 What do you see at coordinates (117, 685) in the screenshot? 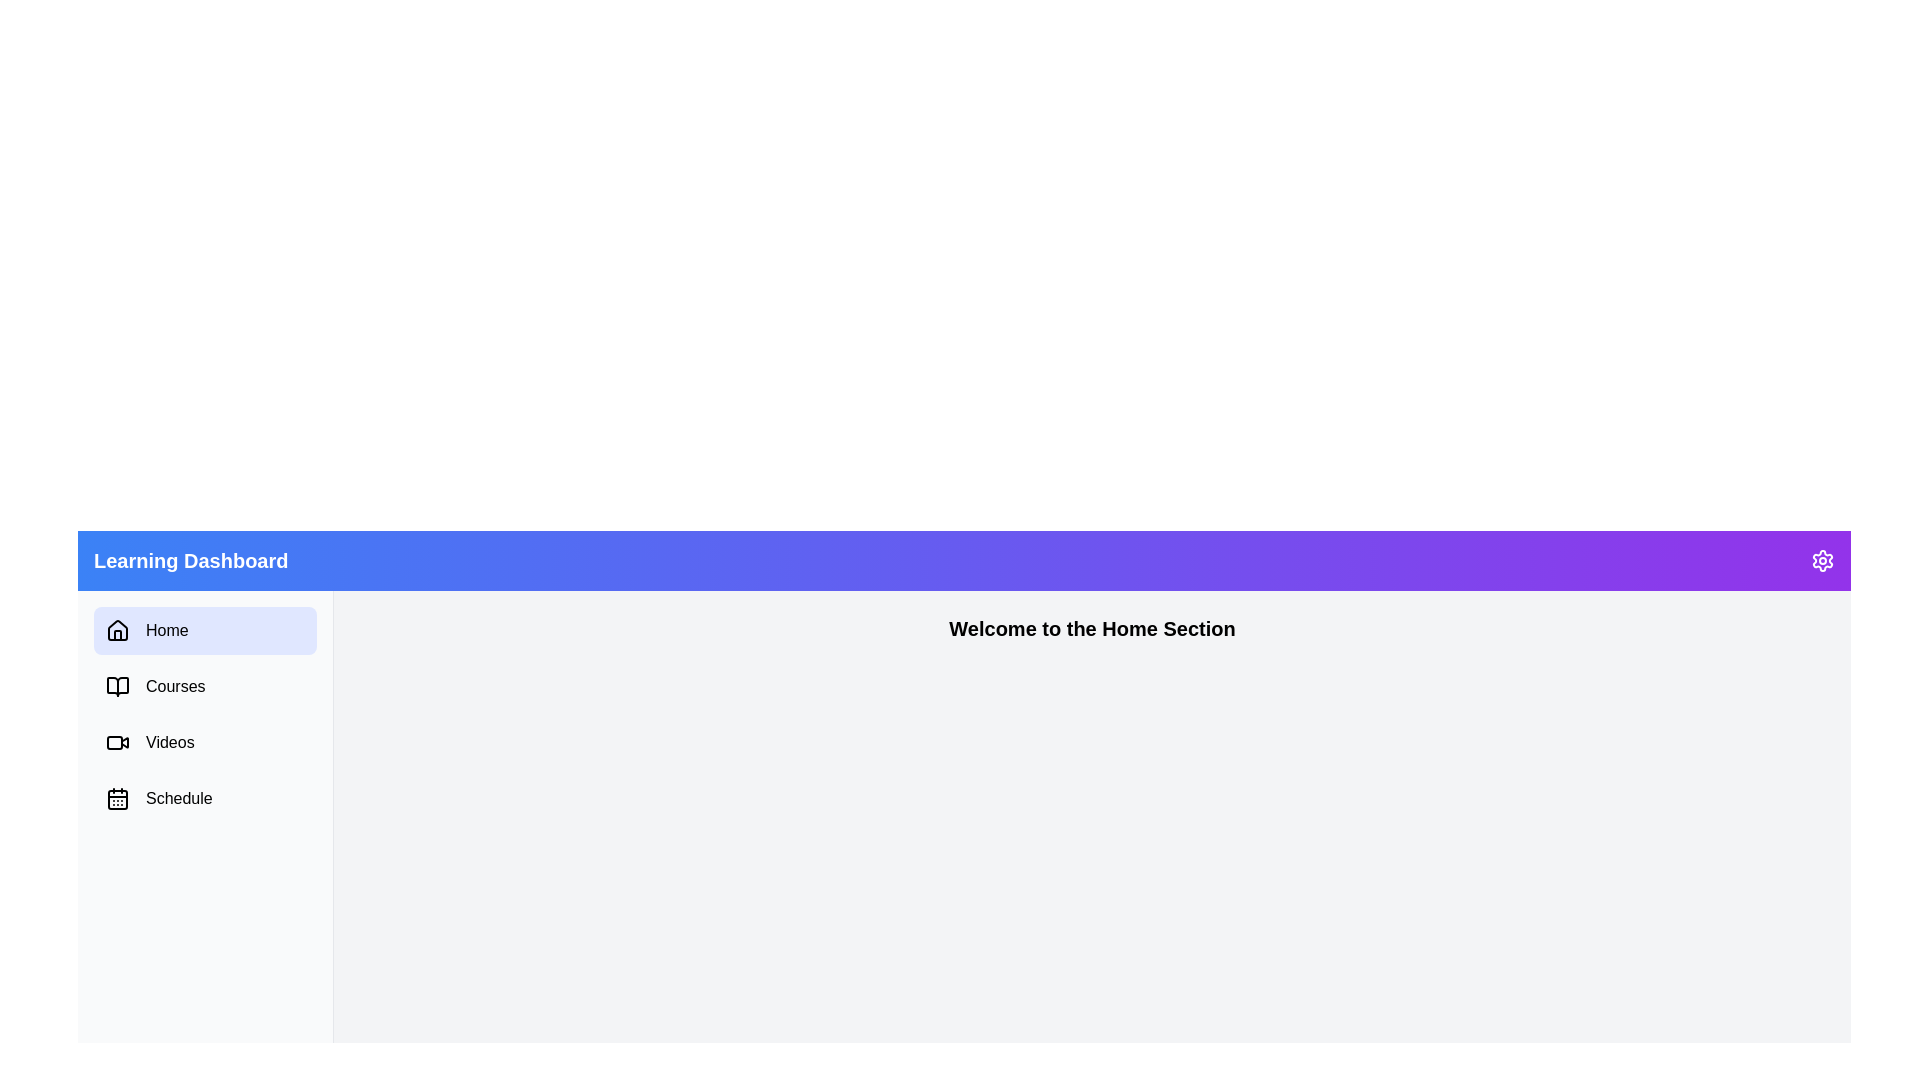
I see `the 'Courses' navigation icon located in the vertical list of the navigation pane, positioned below the 'Home' icon and above the 'Videos' icon` at bounding box center [117, 685].